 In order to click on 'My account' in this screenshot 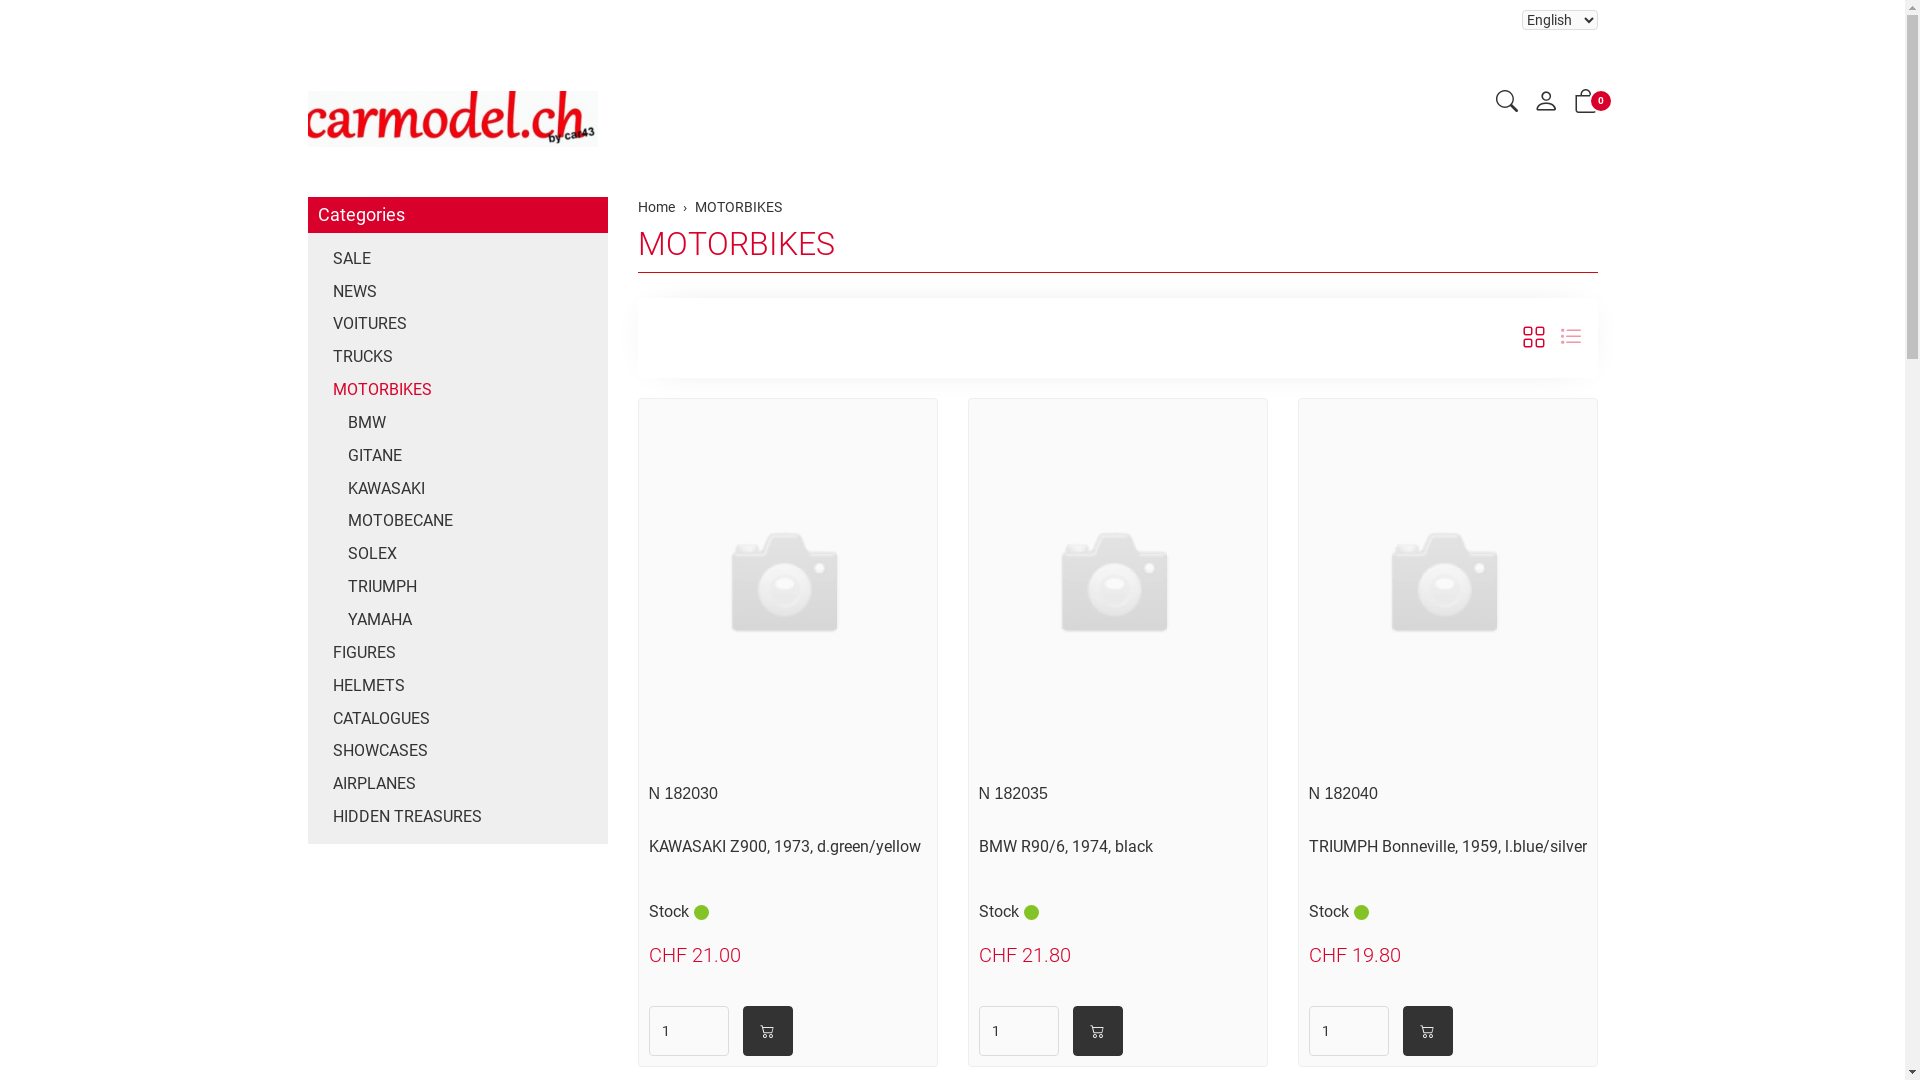, I will do `click(1544, 105)`.